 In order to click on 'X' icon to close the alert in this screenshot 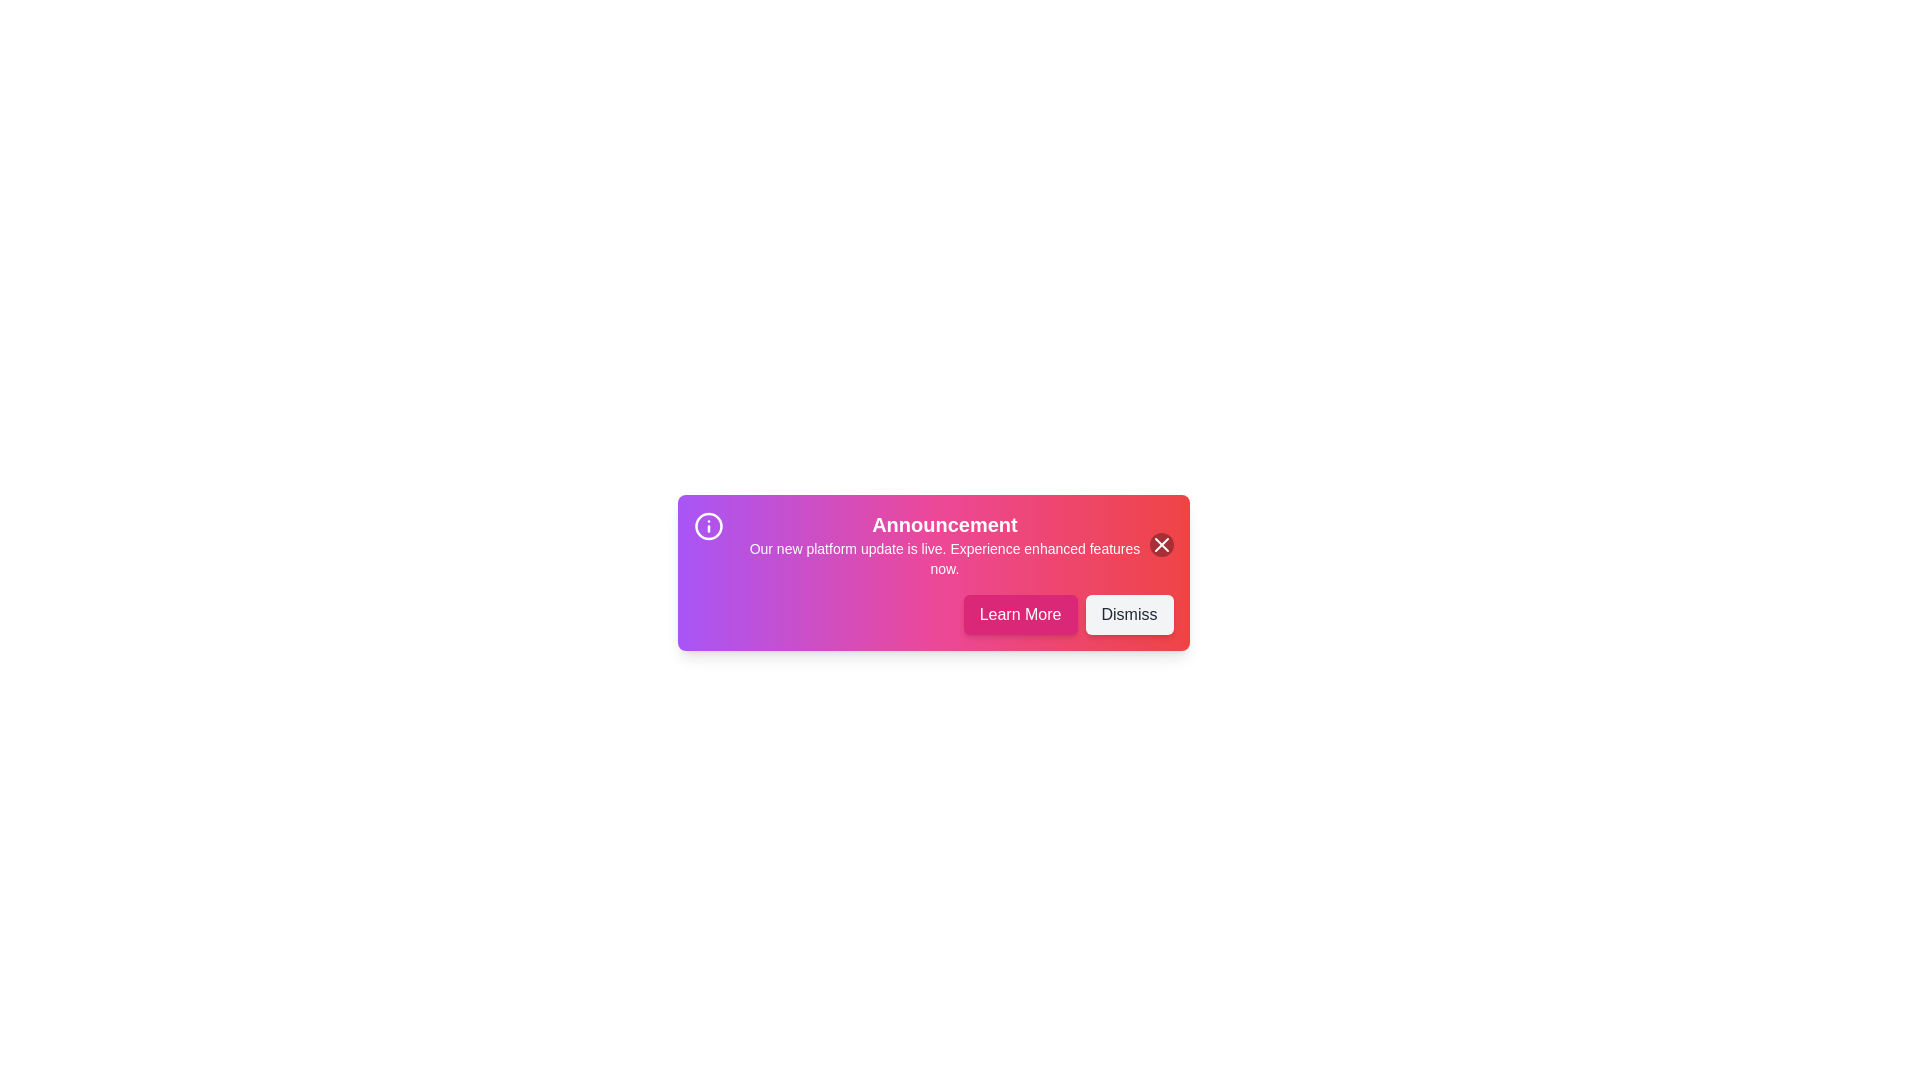, I will do `click(1161, 544)`.